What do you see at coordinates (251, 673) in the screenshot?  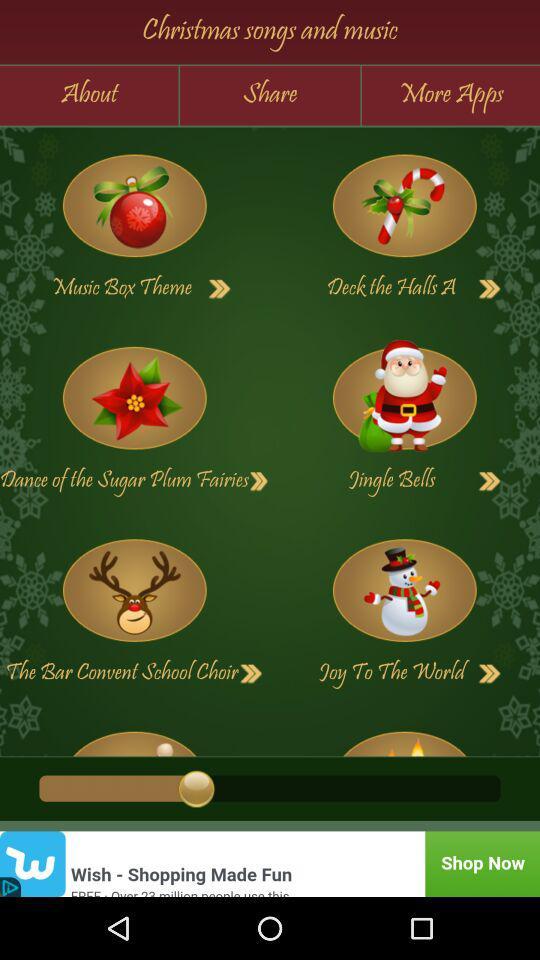 I see `next` at bounding box center [251, 673].